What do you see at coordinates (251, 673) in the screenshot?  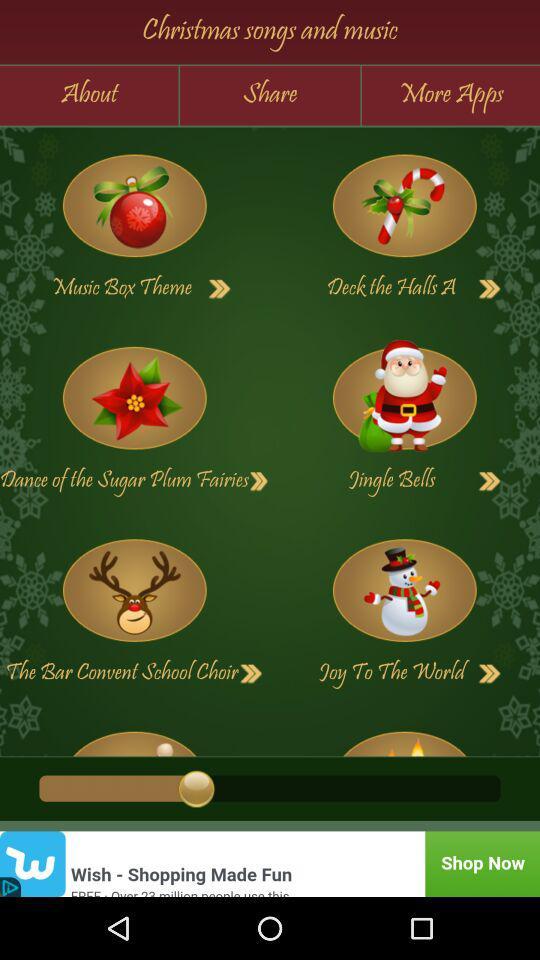 I see `next` at bounding box center [251, 673].